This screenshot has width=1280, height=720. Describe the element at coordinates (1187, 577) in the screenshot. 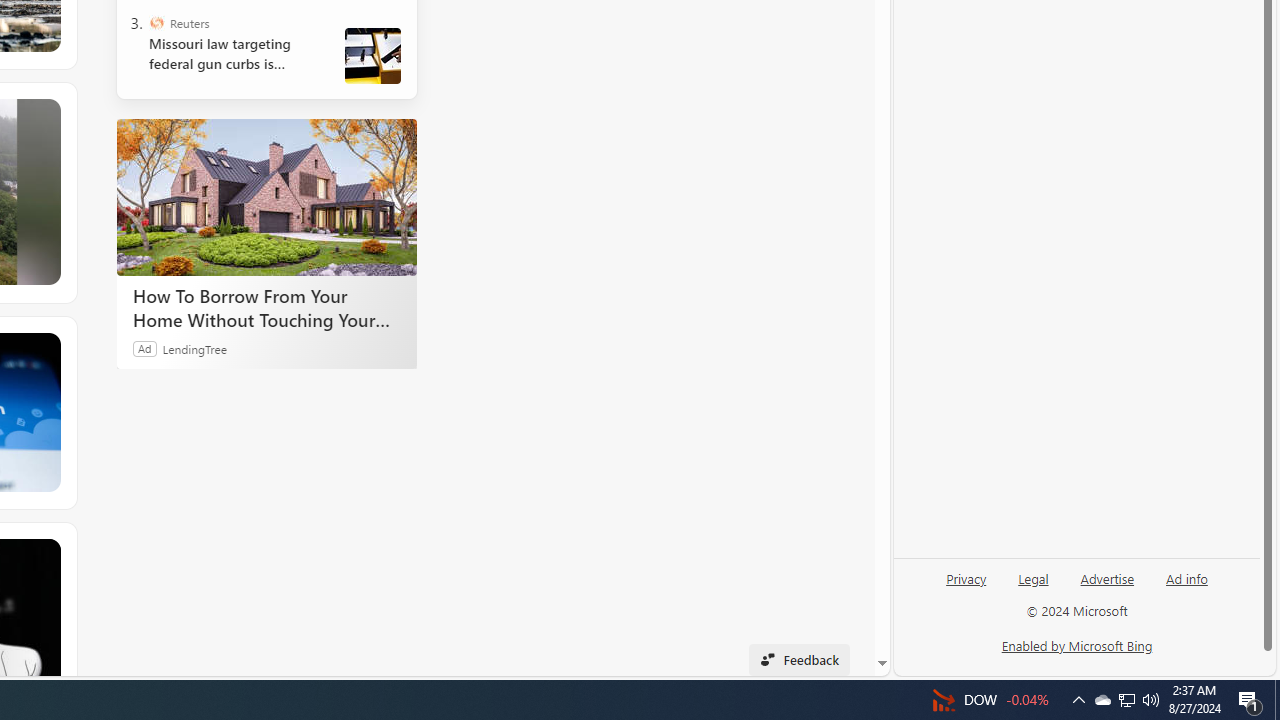

I see `'Ad info'` at that location.